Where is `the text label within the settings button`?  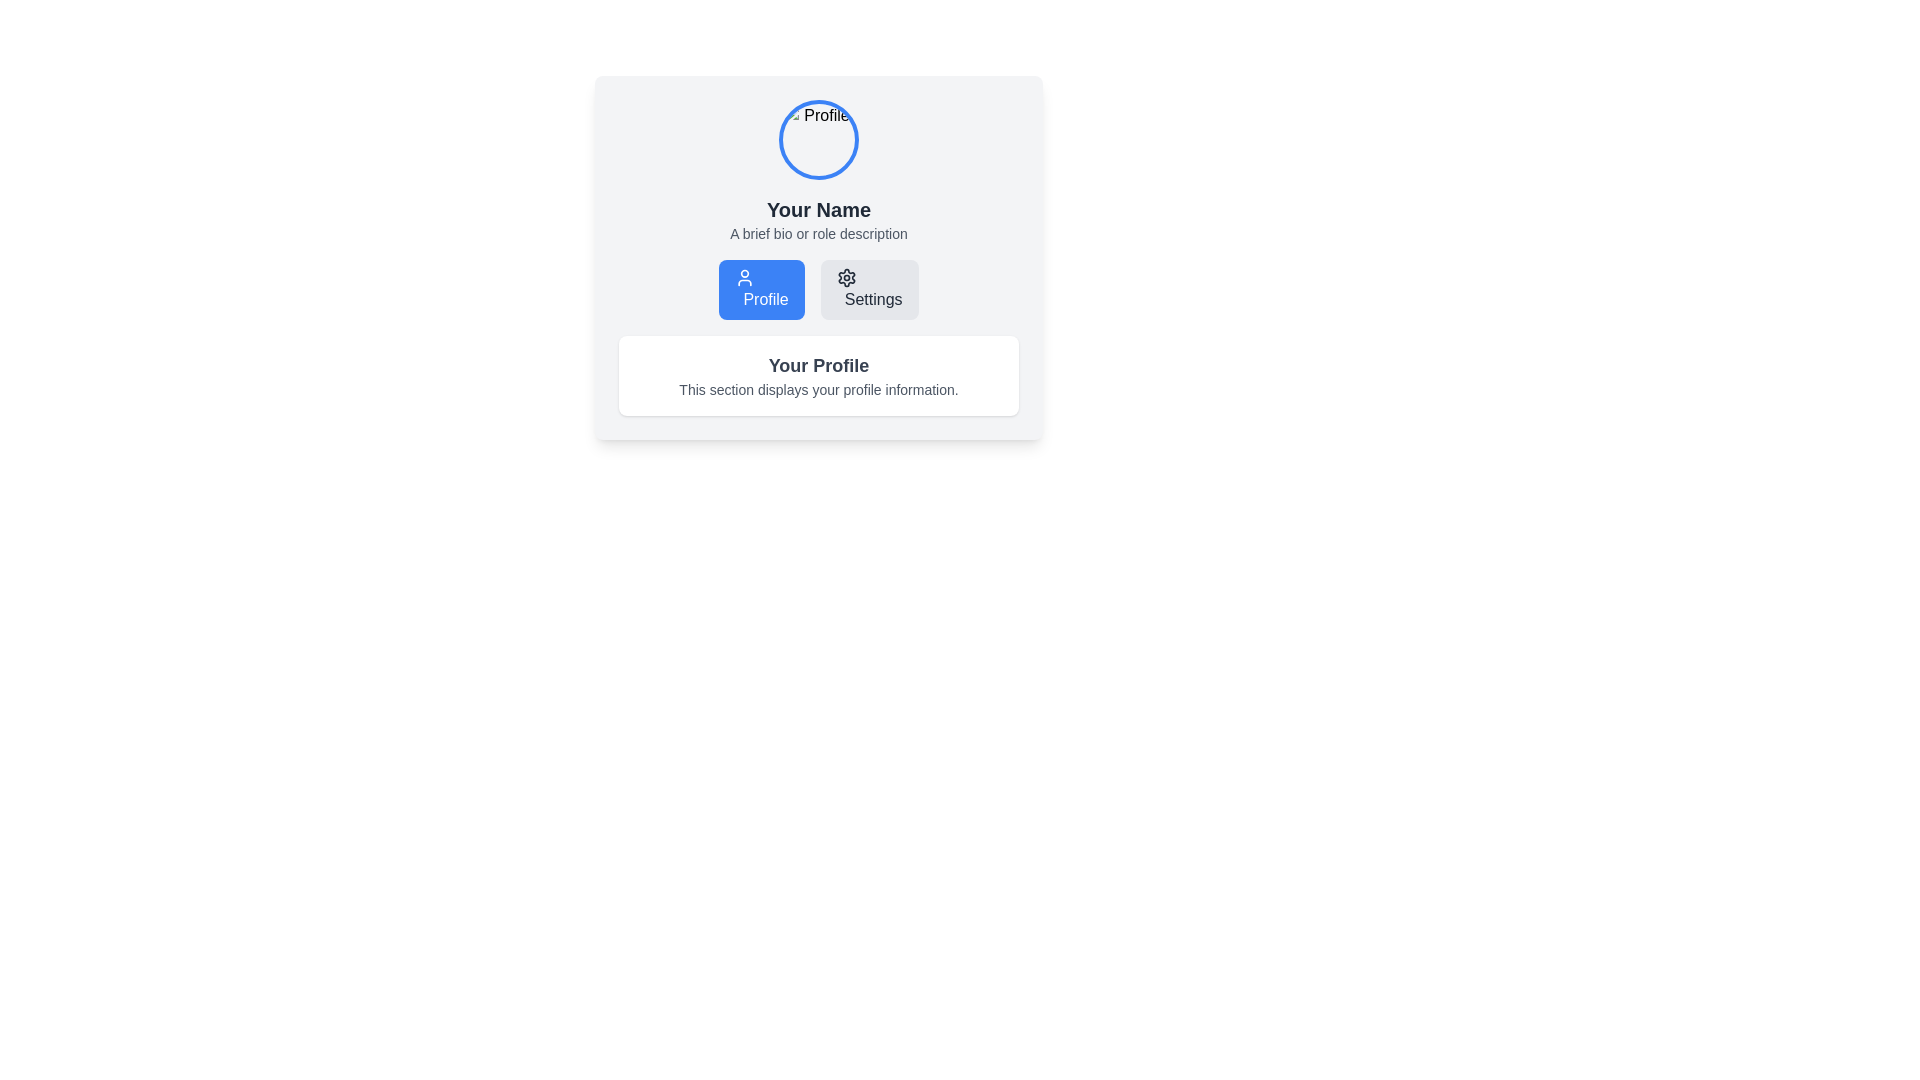
the text label within the settings button is located at coordinates (873, 299).